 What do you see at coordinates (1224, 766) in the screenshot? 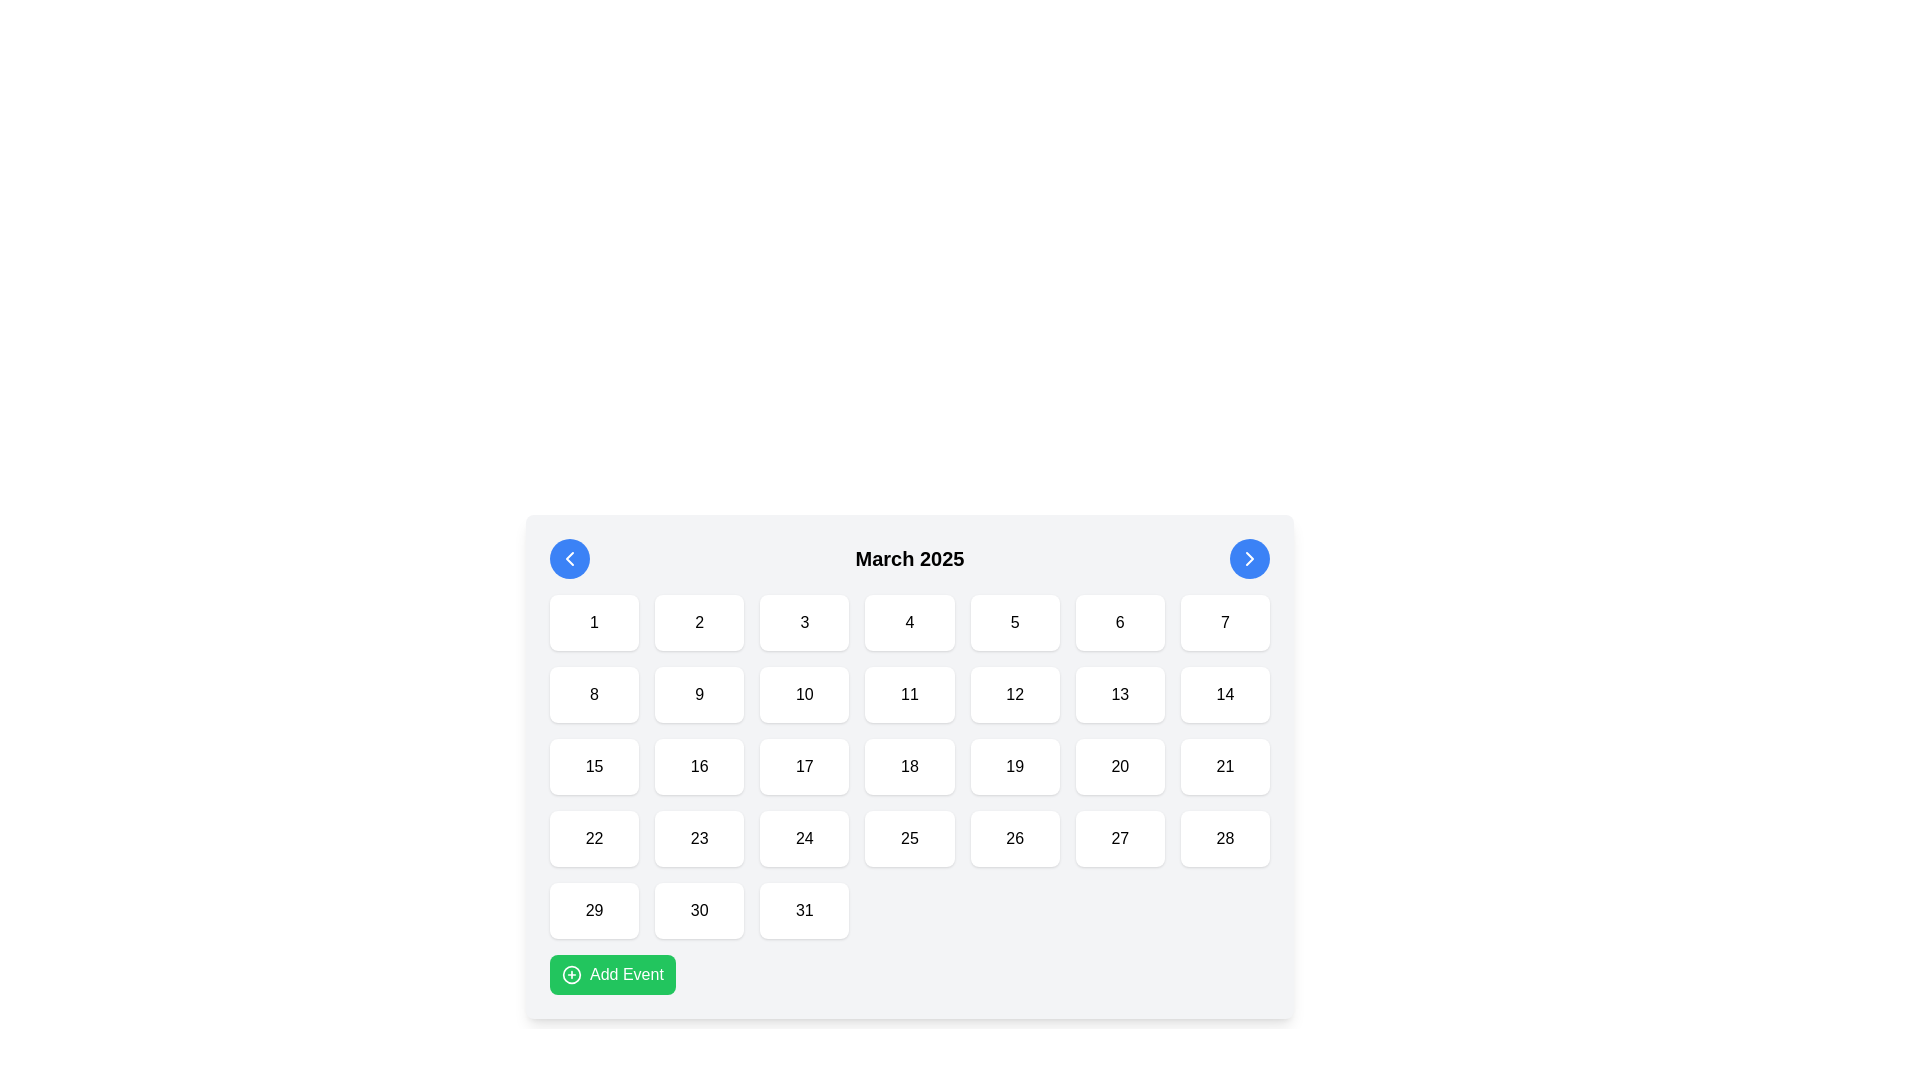
I see `the Calendar Day Cell displaying the number '21', which is styled as a clickable button in the sixth row and third column of the calendar grid` at bounding box center [1224, 766].